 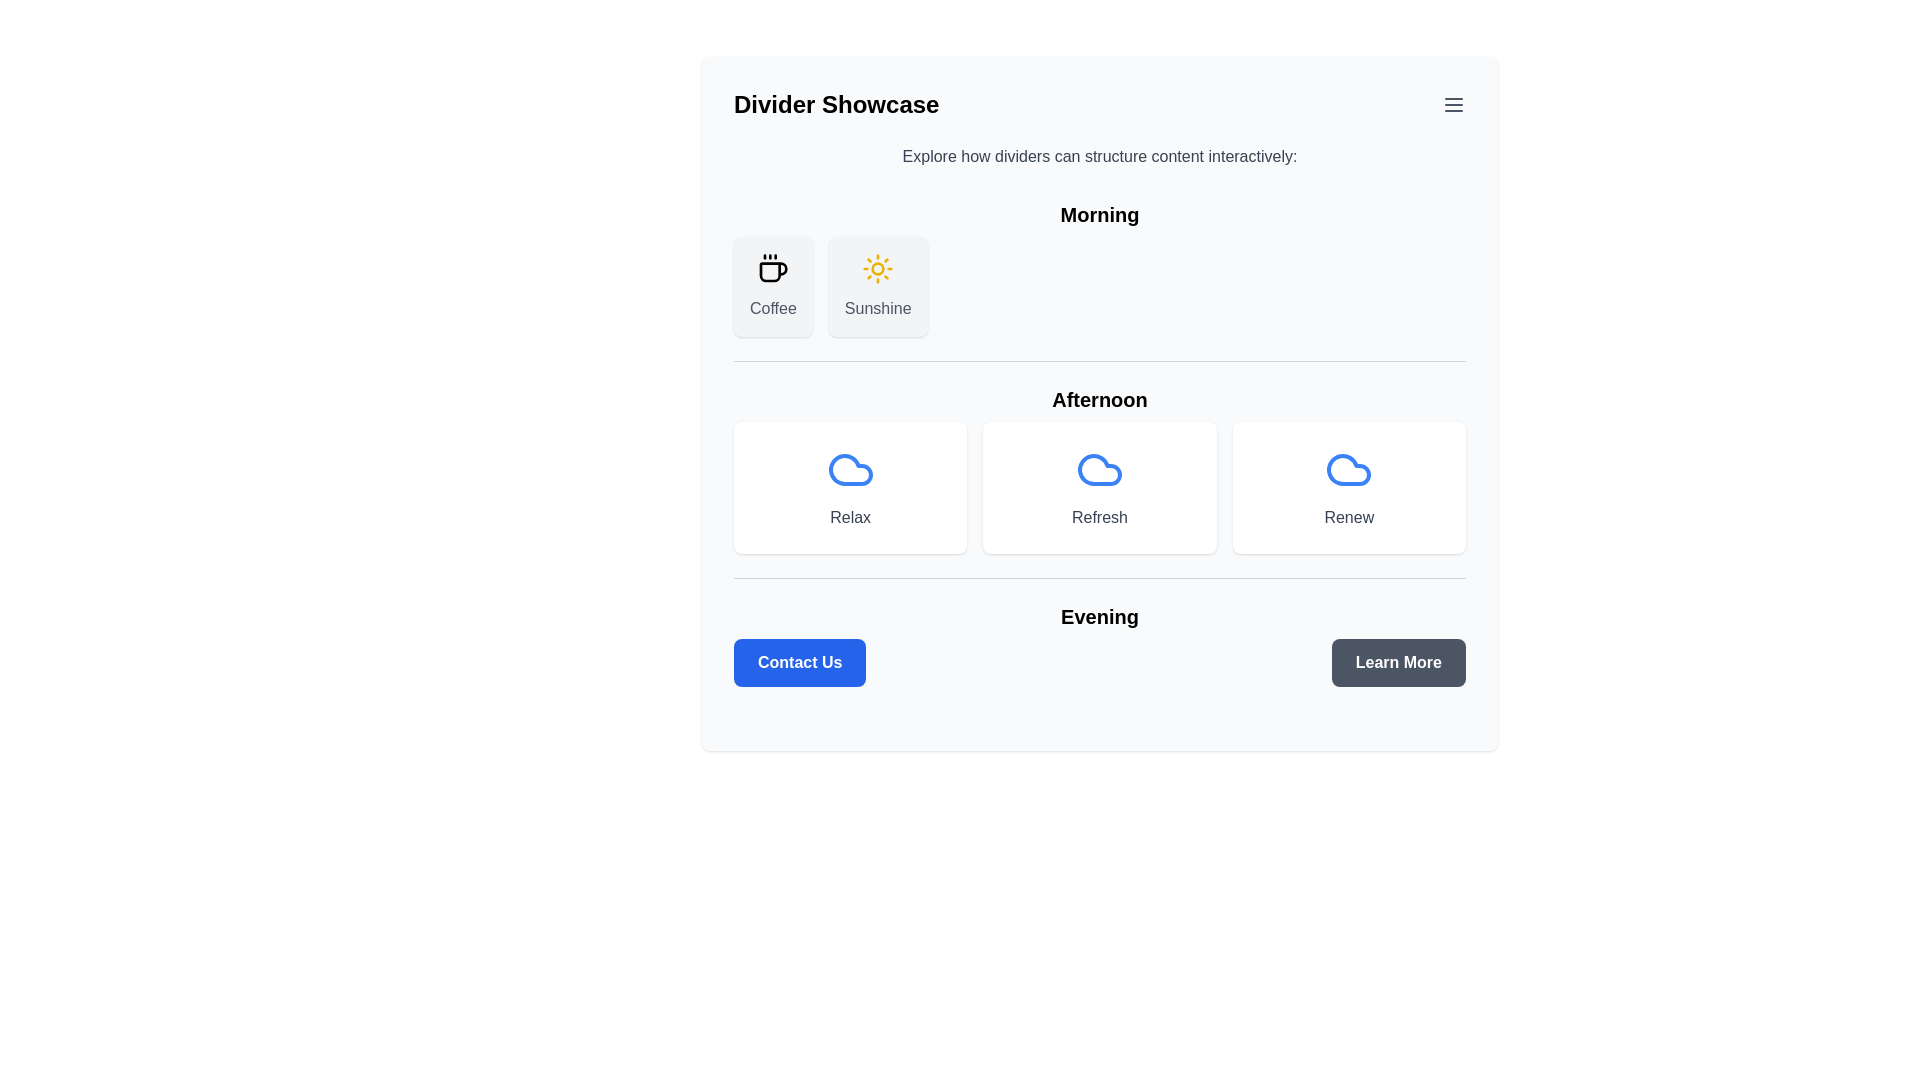 What do you see at coordinates (772, 268) in the screenshot?
I see `the 'Coffee' icon located in the 'Morning' section of the interface, positioned to the left of the 'Sunshine' icon` at bounding box center [772, 268].